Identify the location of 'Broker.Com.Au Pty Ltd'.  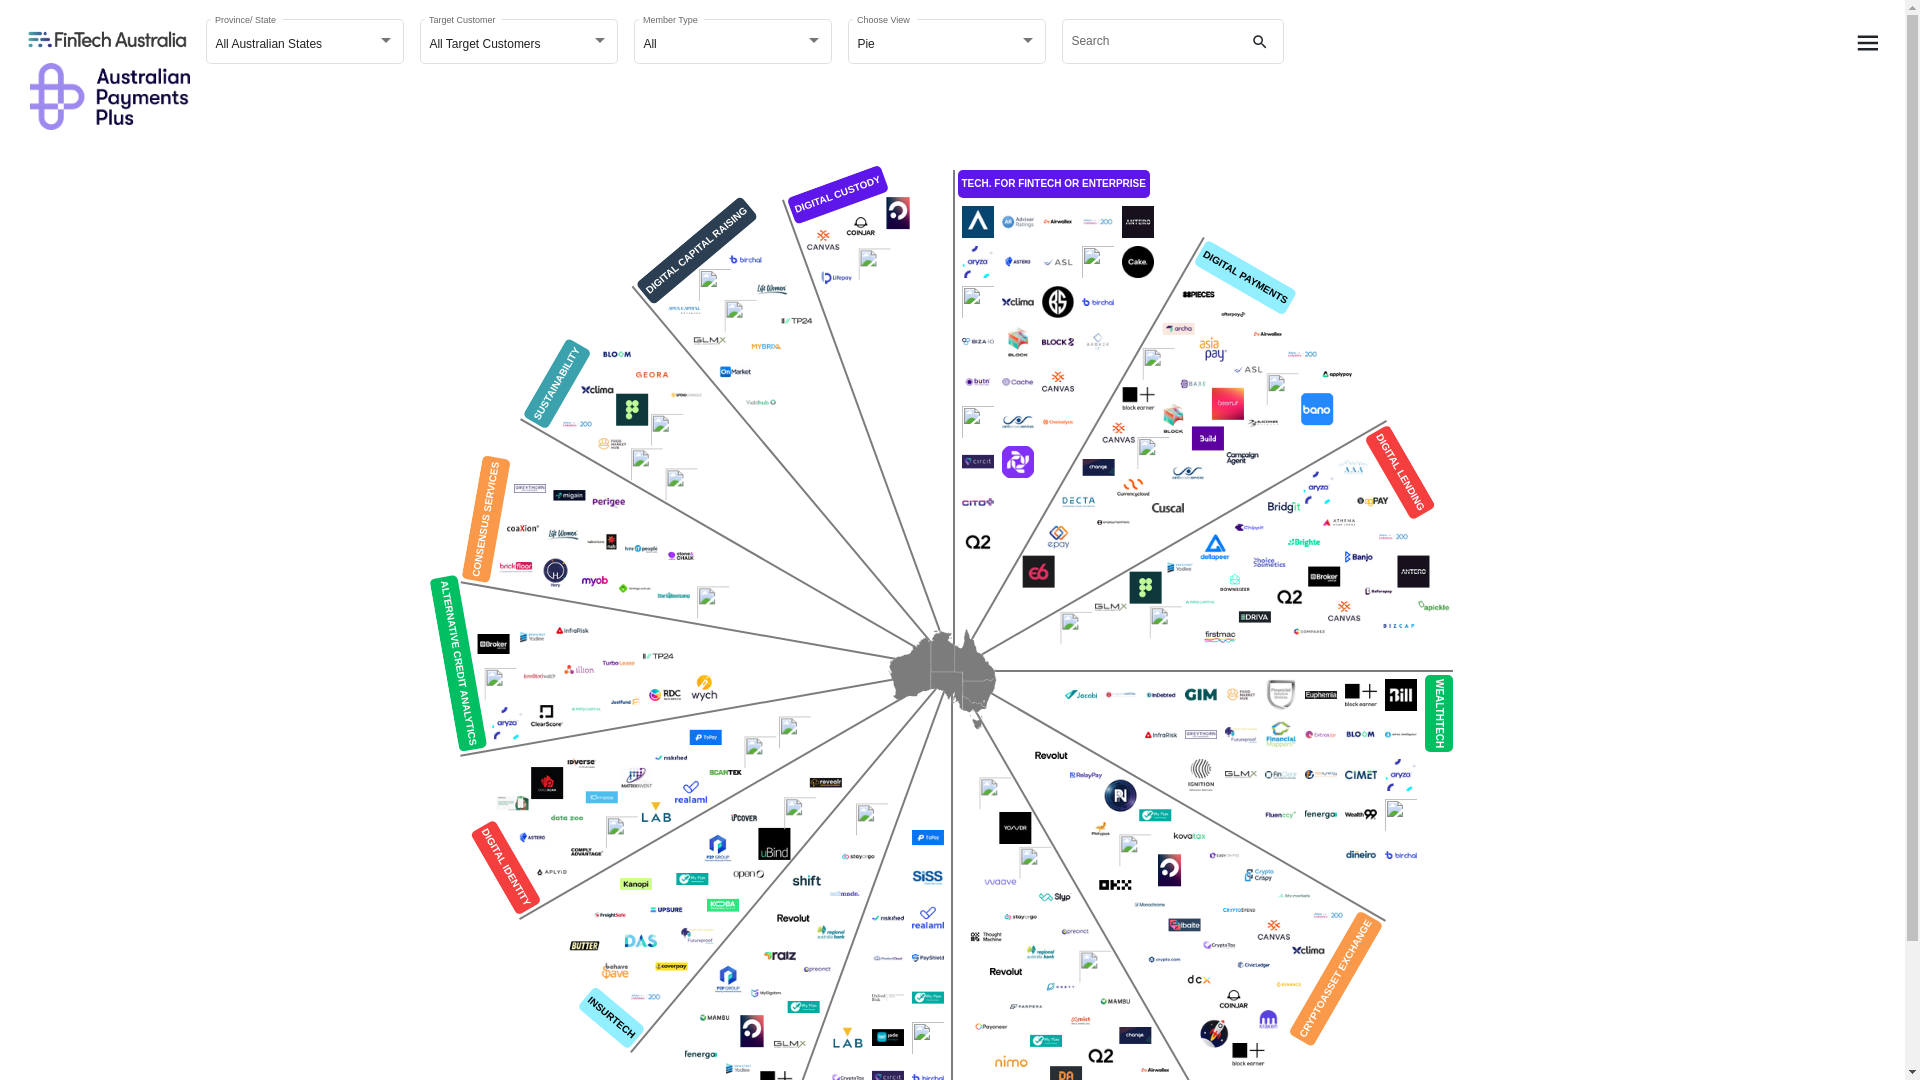
(493, 644).